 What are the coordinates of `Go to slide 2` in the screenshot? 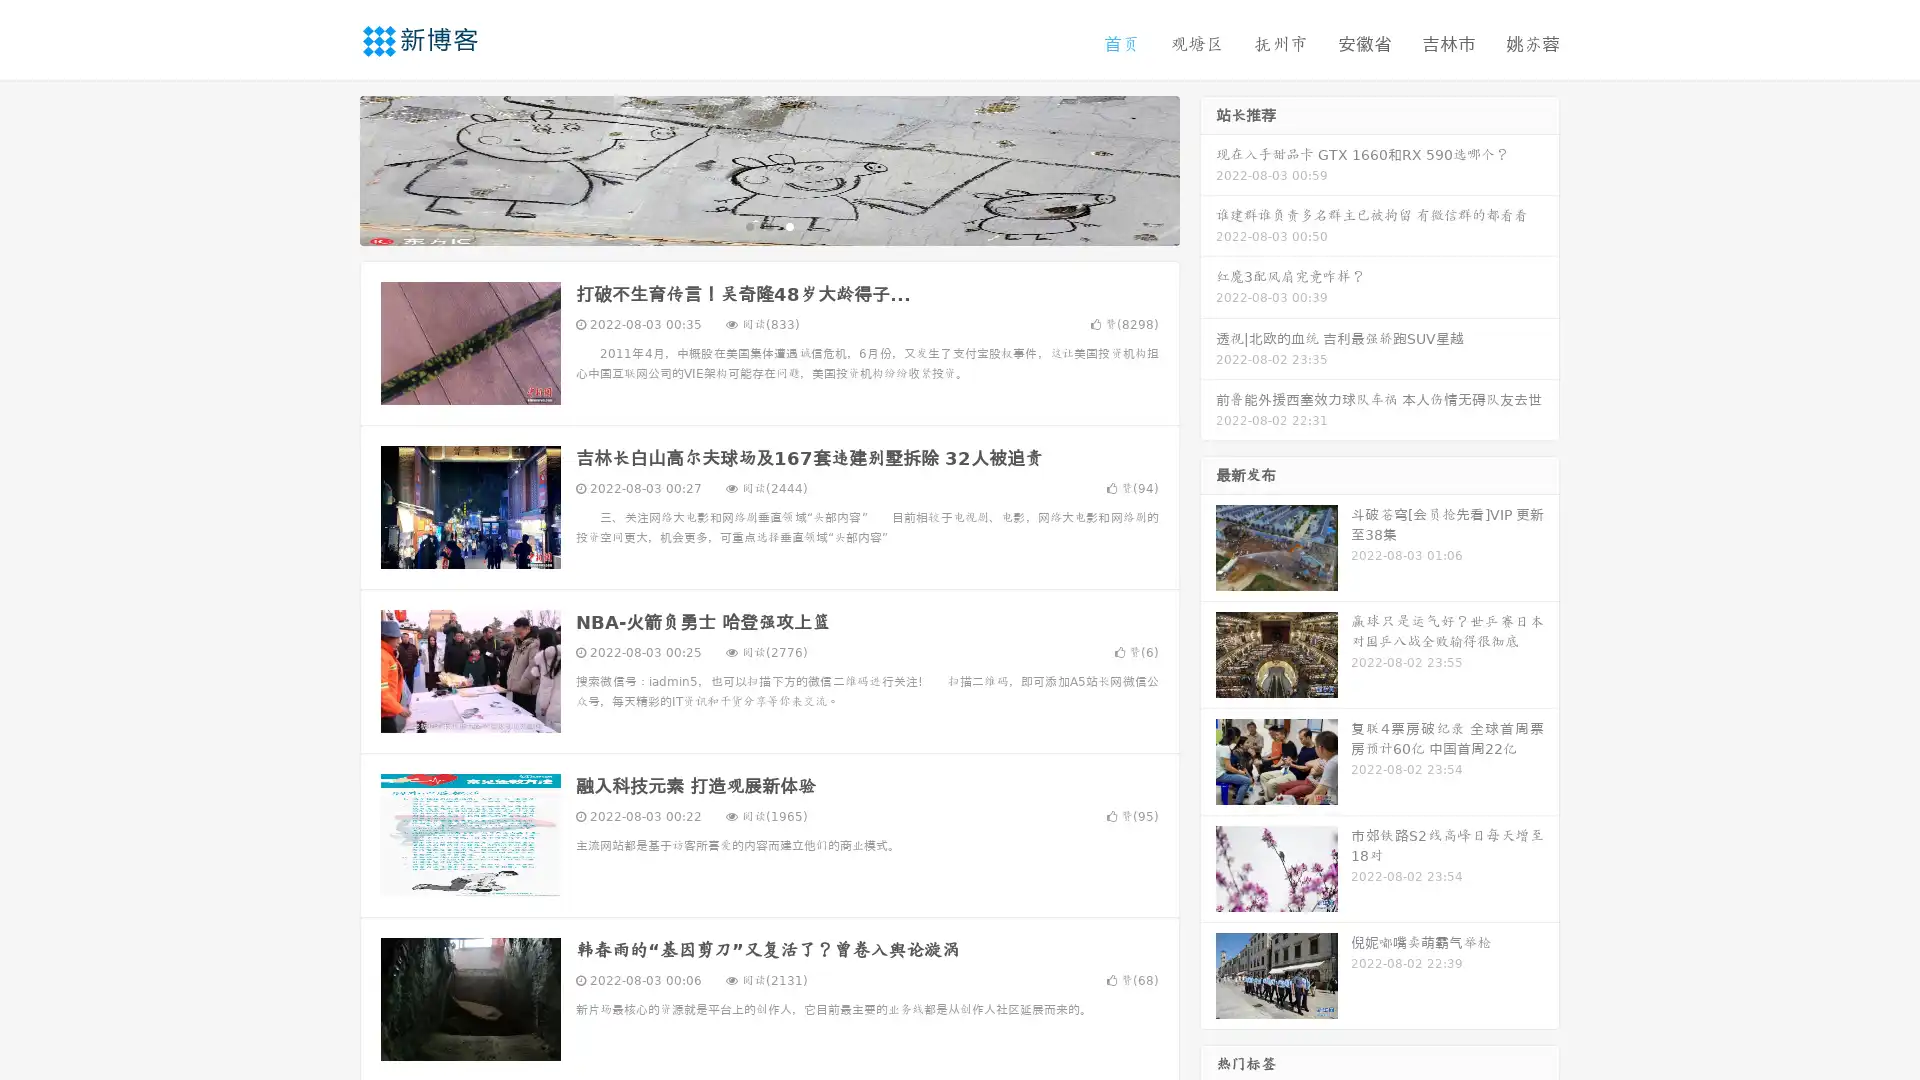 It's located at (768, 225).